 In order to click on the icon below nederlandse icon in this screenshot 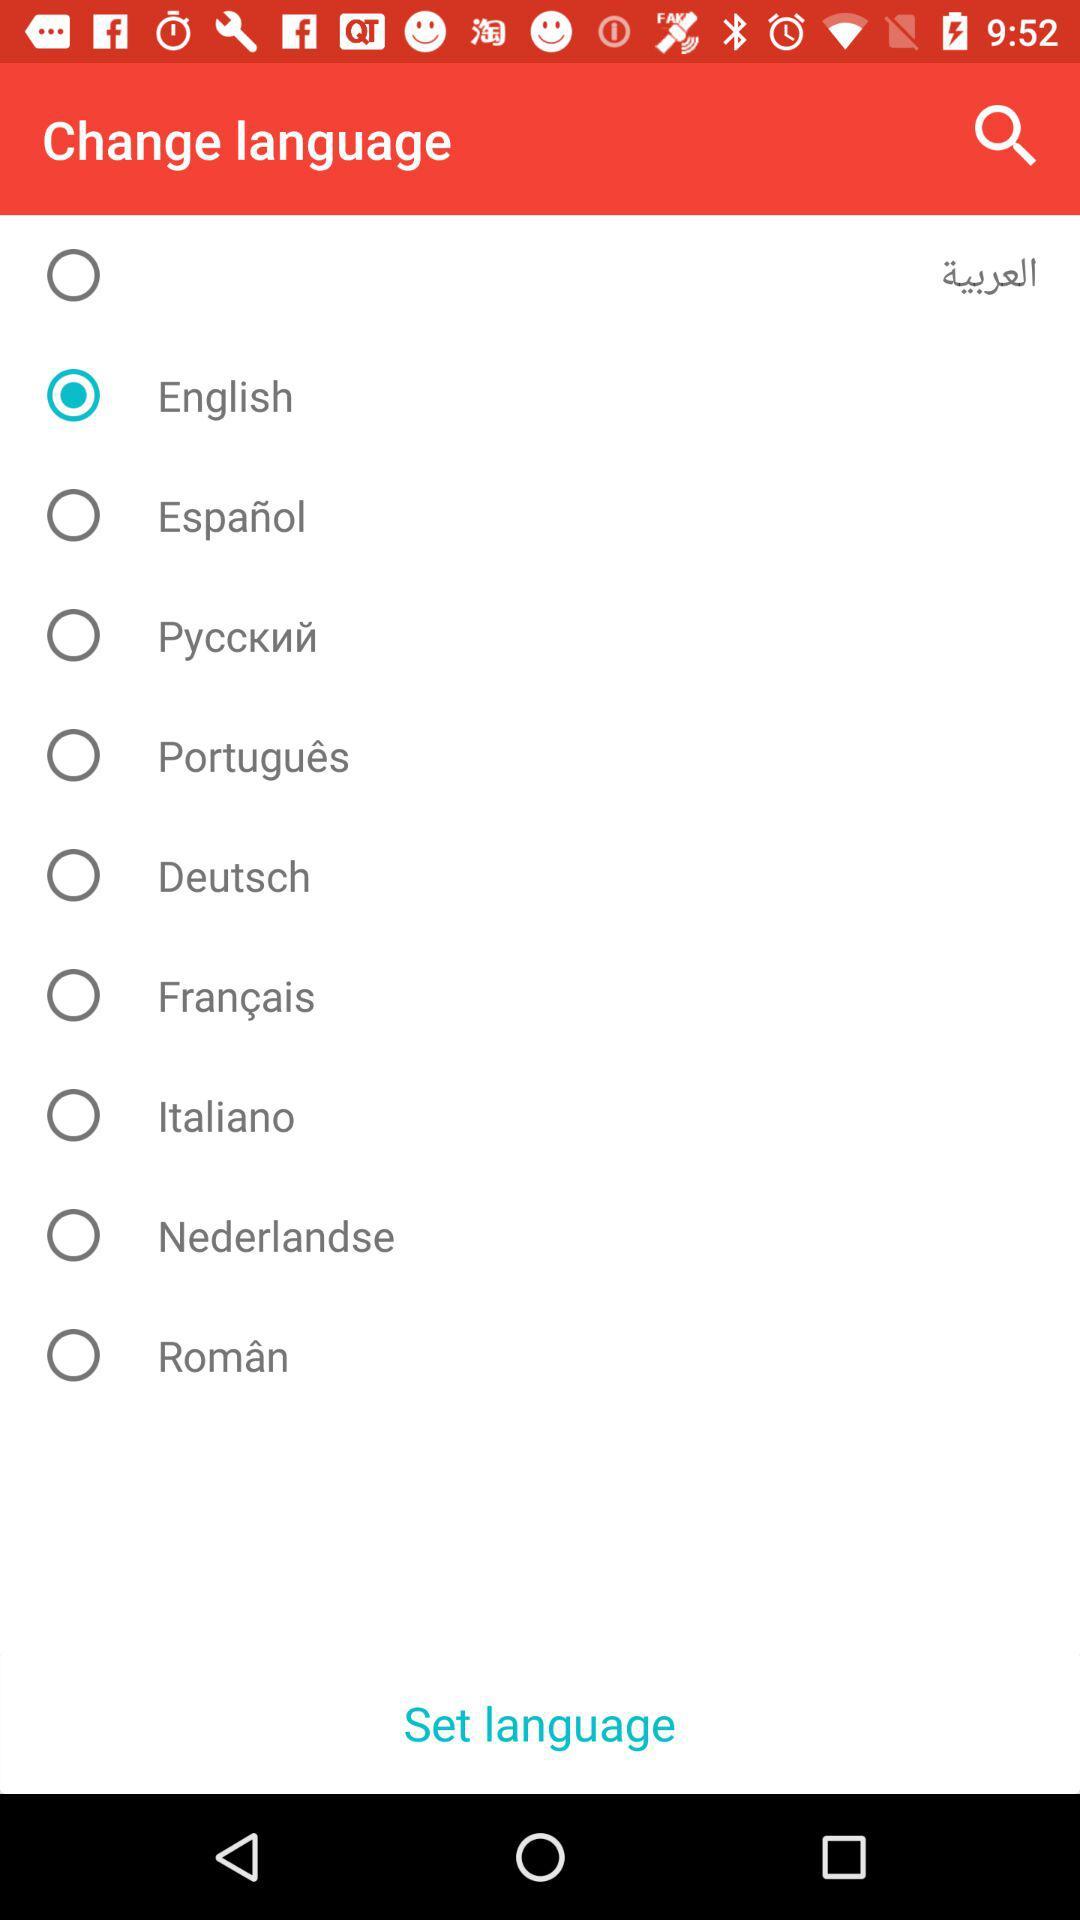, I will do `click(555, 1355)`.